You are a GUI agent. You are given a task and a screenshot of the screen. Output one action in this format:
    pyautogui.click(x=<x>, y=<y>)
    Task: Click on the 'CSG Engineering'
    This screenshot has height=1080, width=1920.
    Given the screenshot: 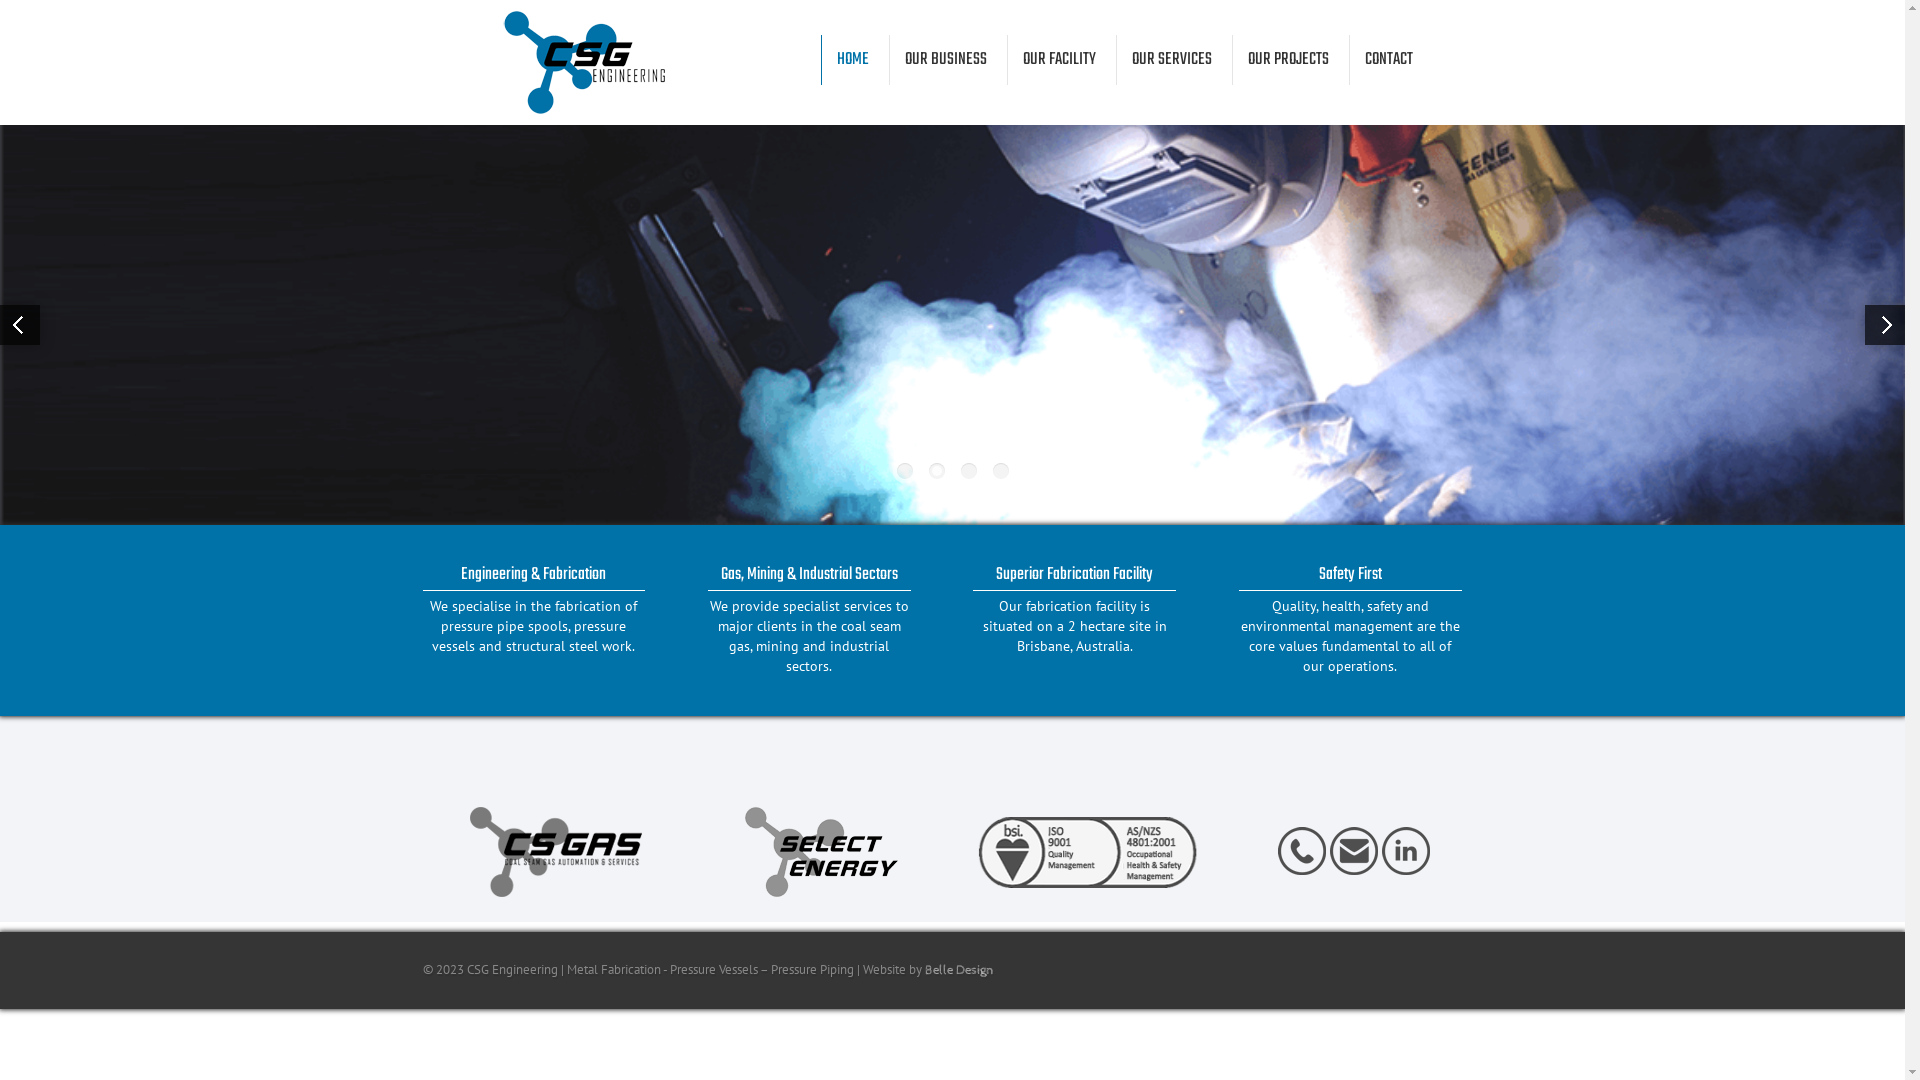 What is the action you would take?
    pyautogui.click(x=580, y=39)
    